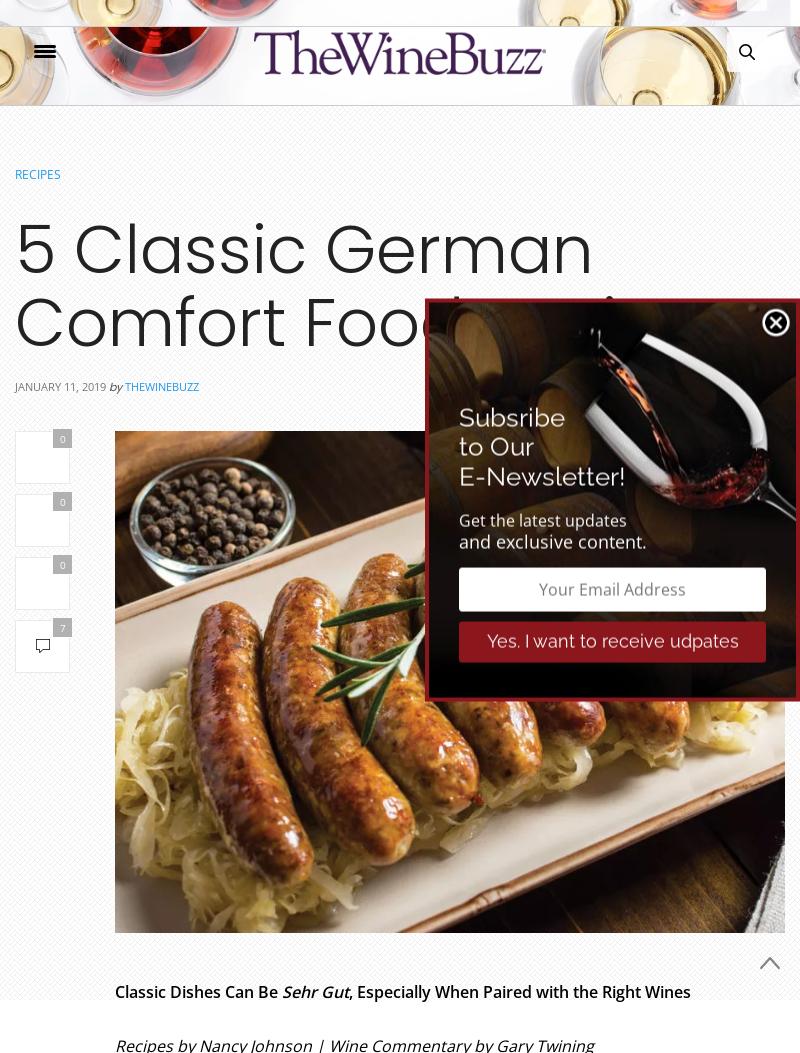 Image resolution: width=800 pixels, height=1053 pixels. I want to click on '5 Classic German Comfort Food Recipes', so click(374, 284).